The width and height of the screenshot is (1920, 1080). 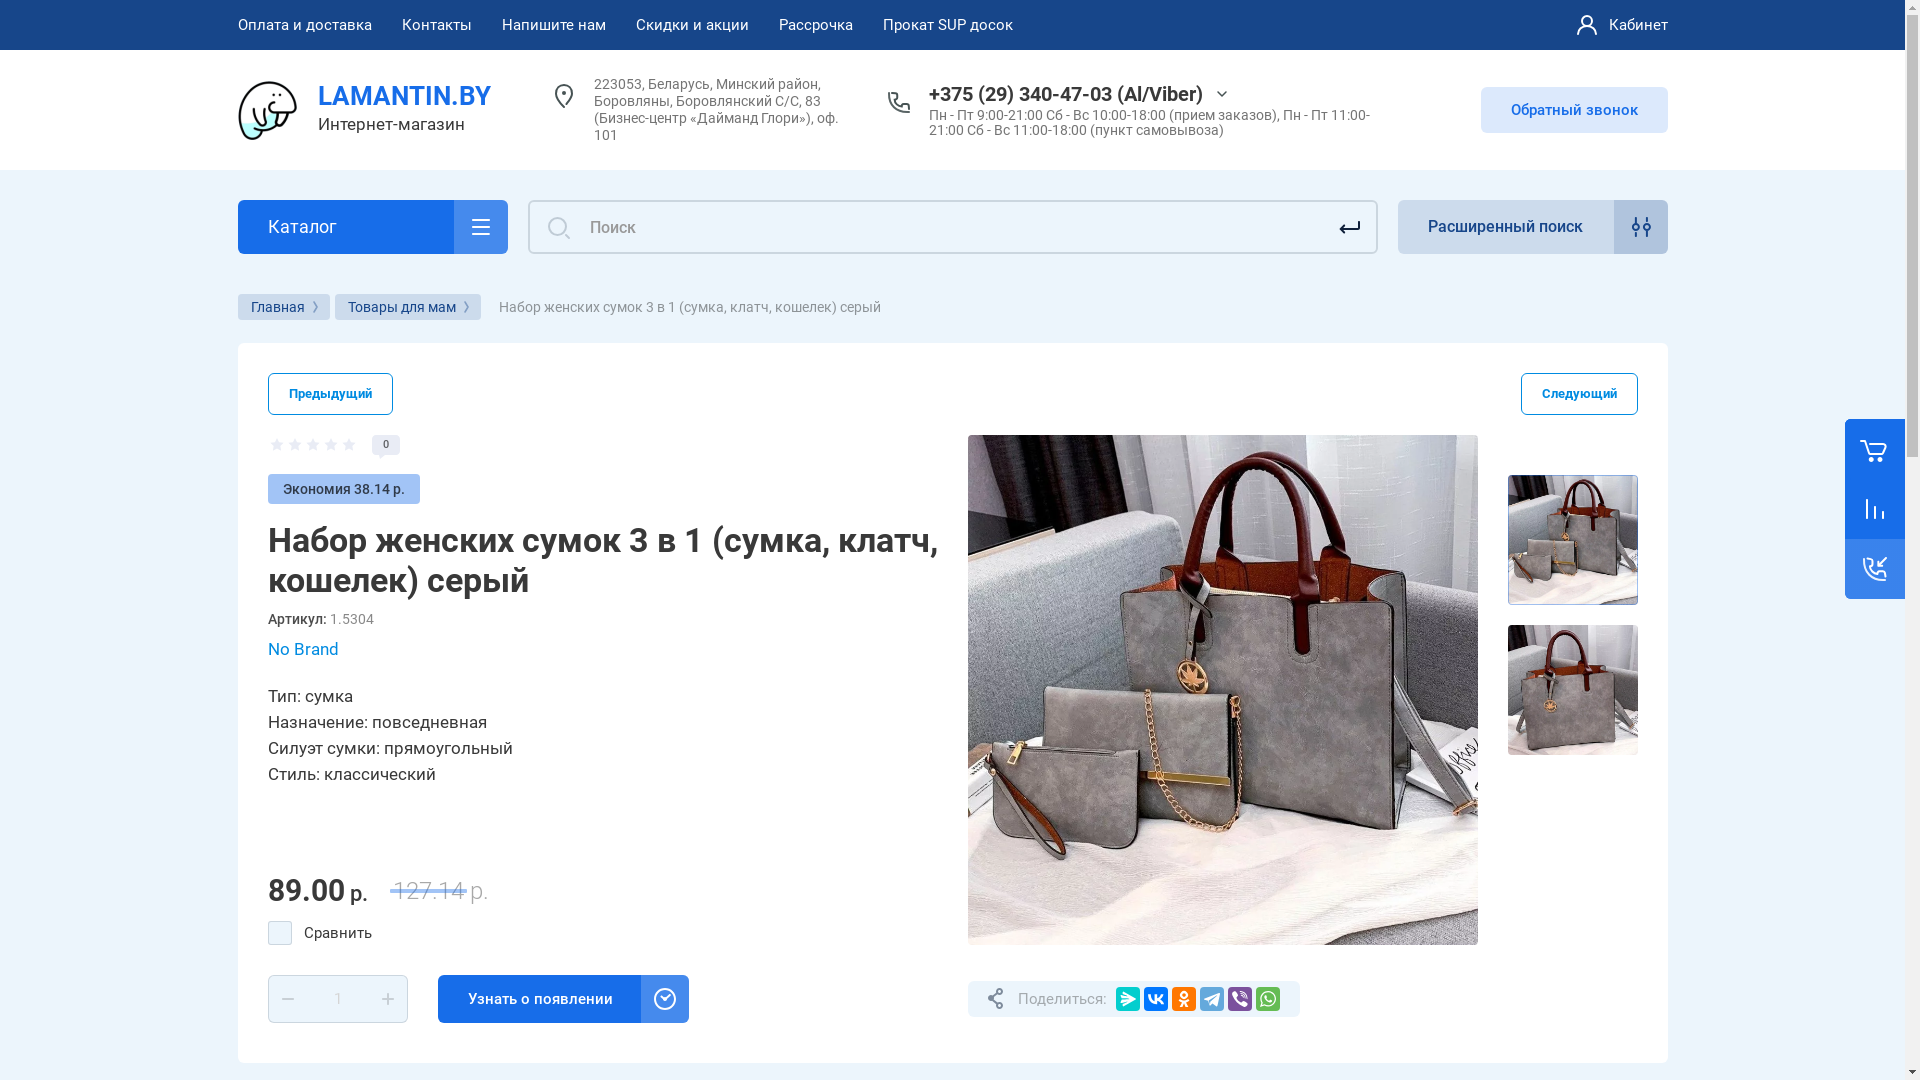 I want to click on 'No Brand', so click(x=302, y=649).